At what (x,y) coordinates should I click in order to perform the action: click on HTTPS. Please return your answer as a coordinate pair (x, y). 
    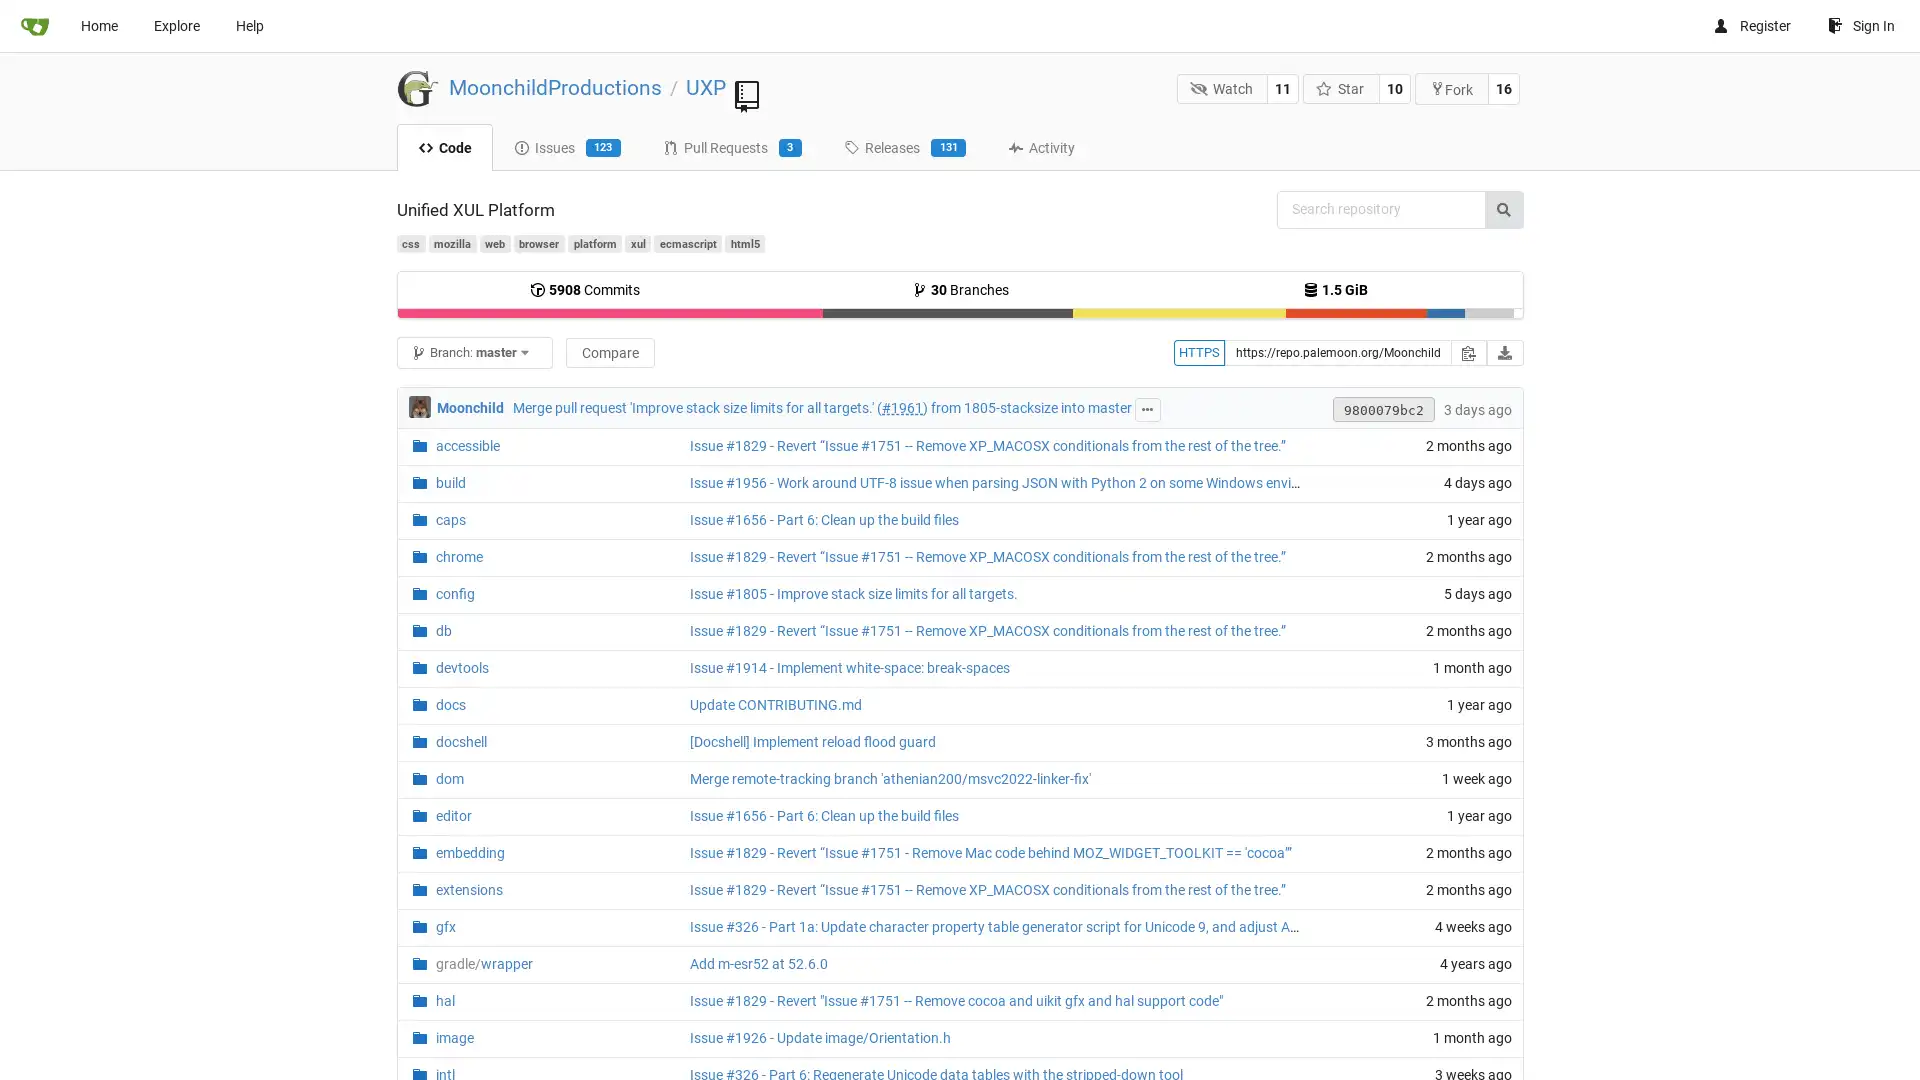
    Looking at the image, I should click on (1198, 351).